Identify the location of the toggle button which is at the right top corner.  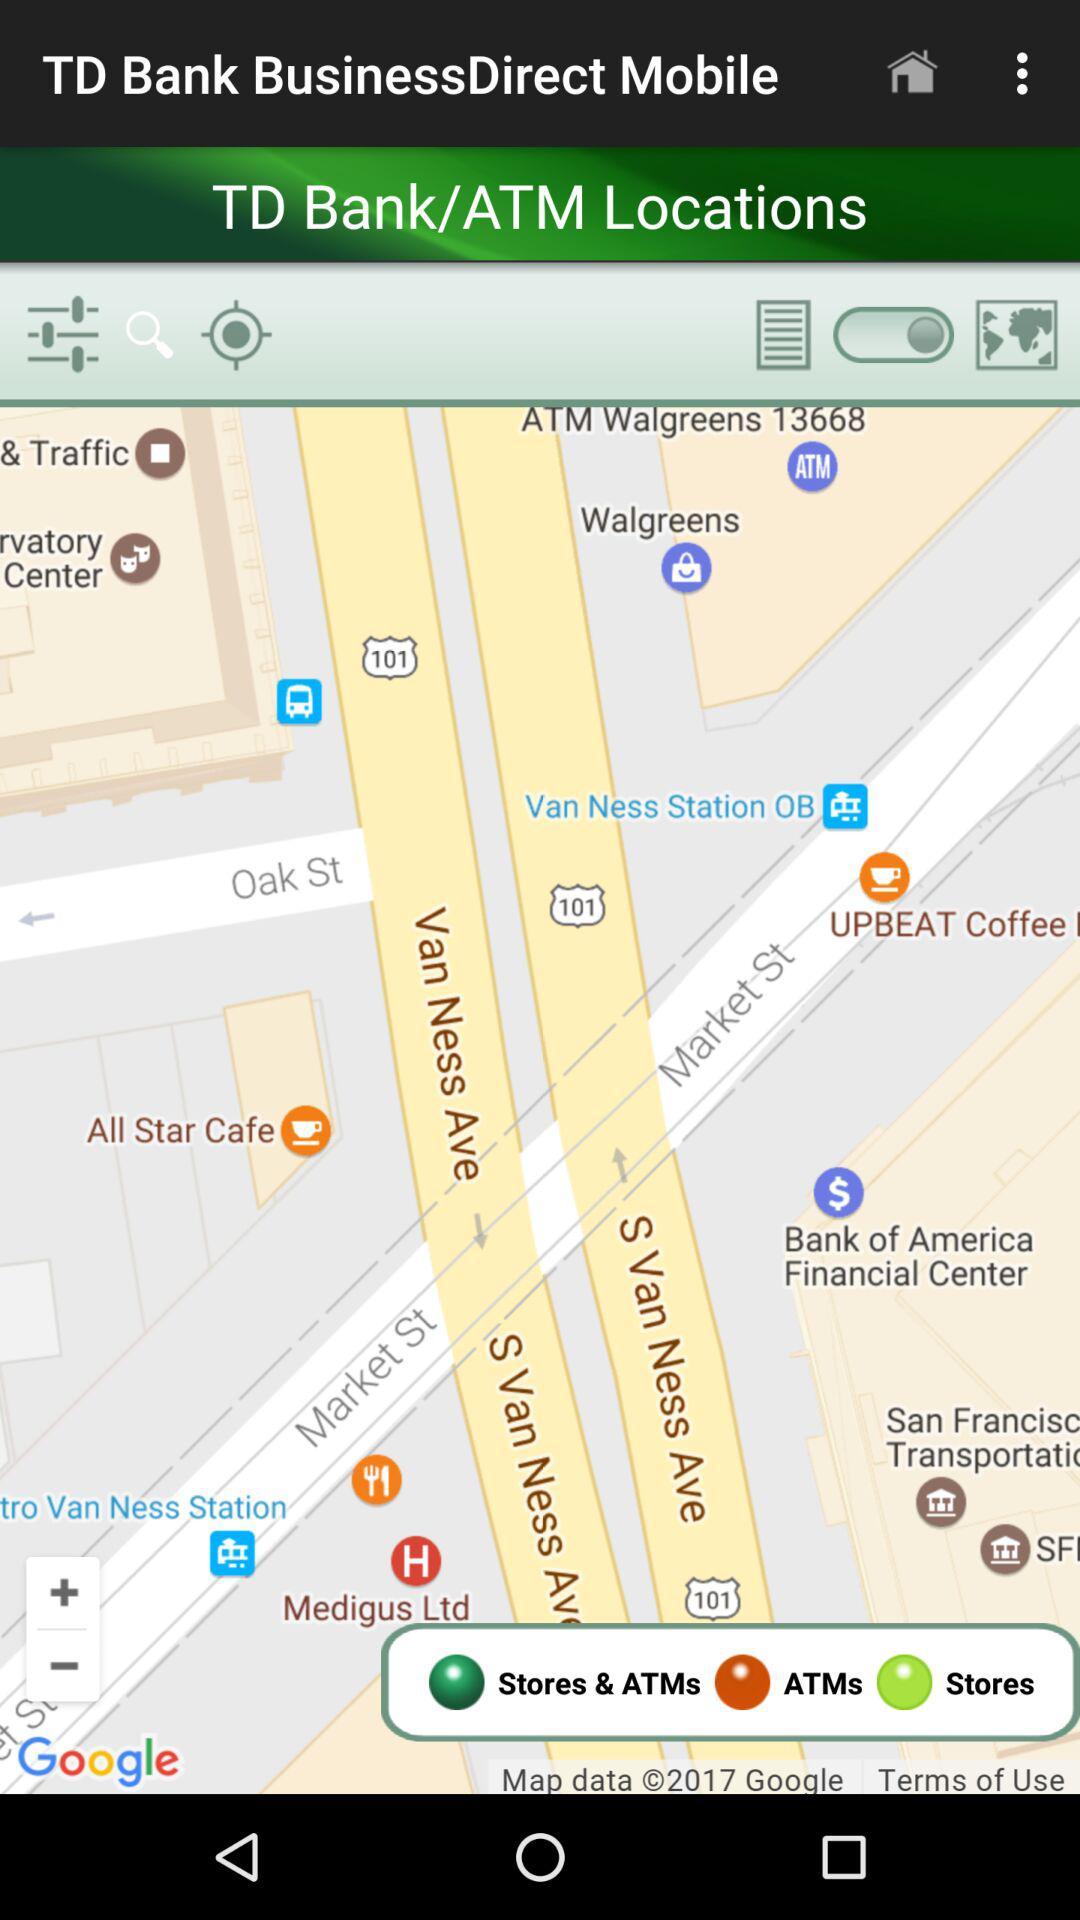
(892, 335).